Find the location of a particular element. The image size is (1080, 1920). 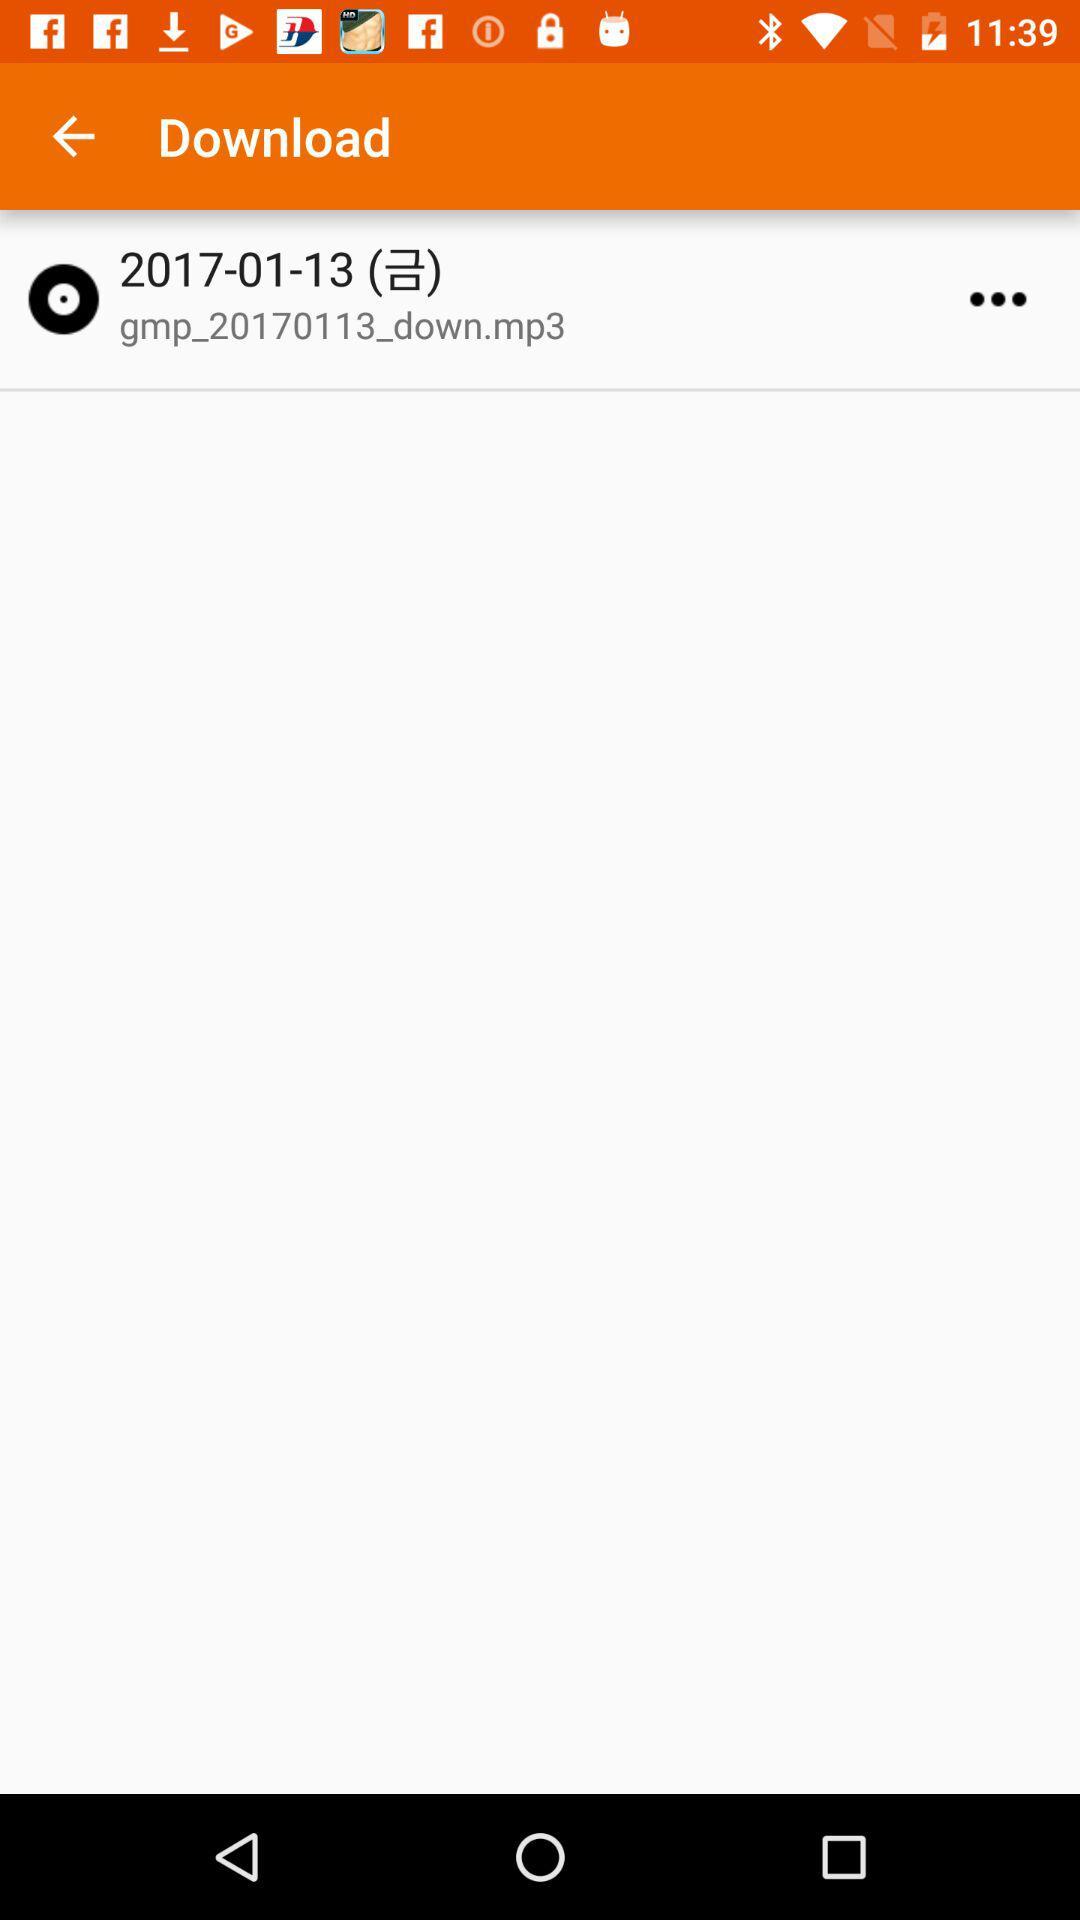

the item to the left of download is located at coordinates (72, 135).